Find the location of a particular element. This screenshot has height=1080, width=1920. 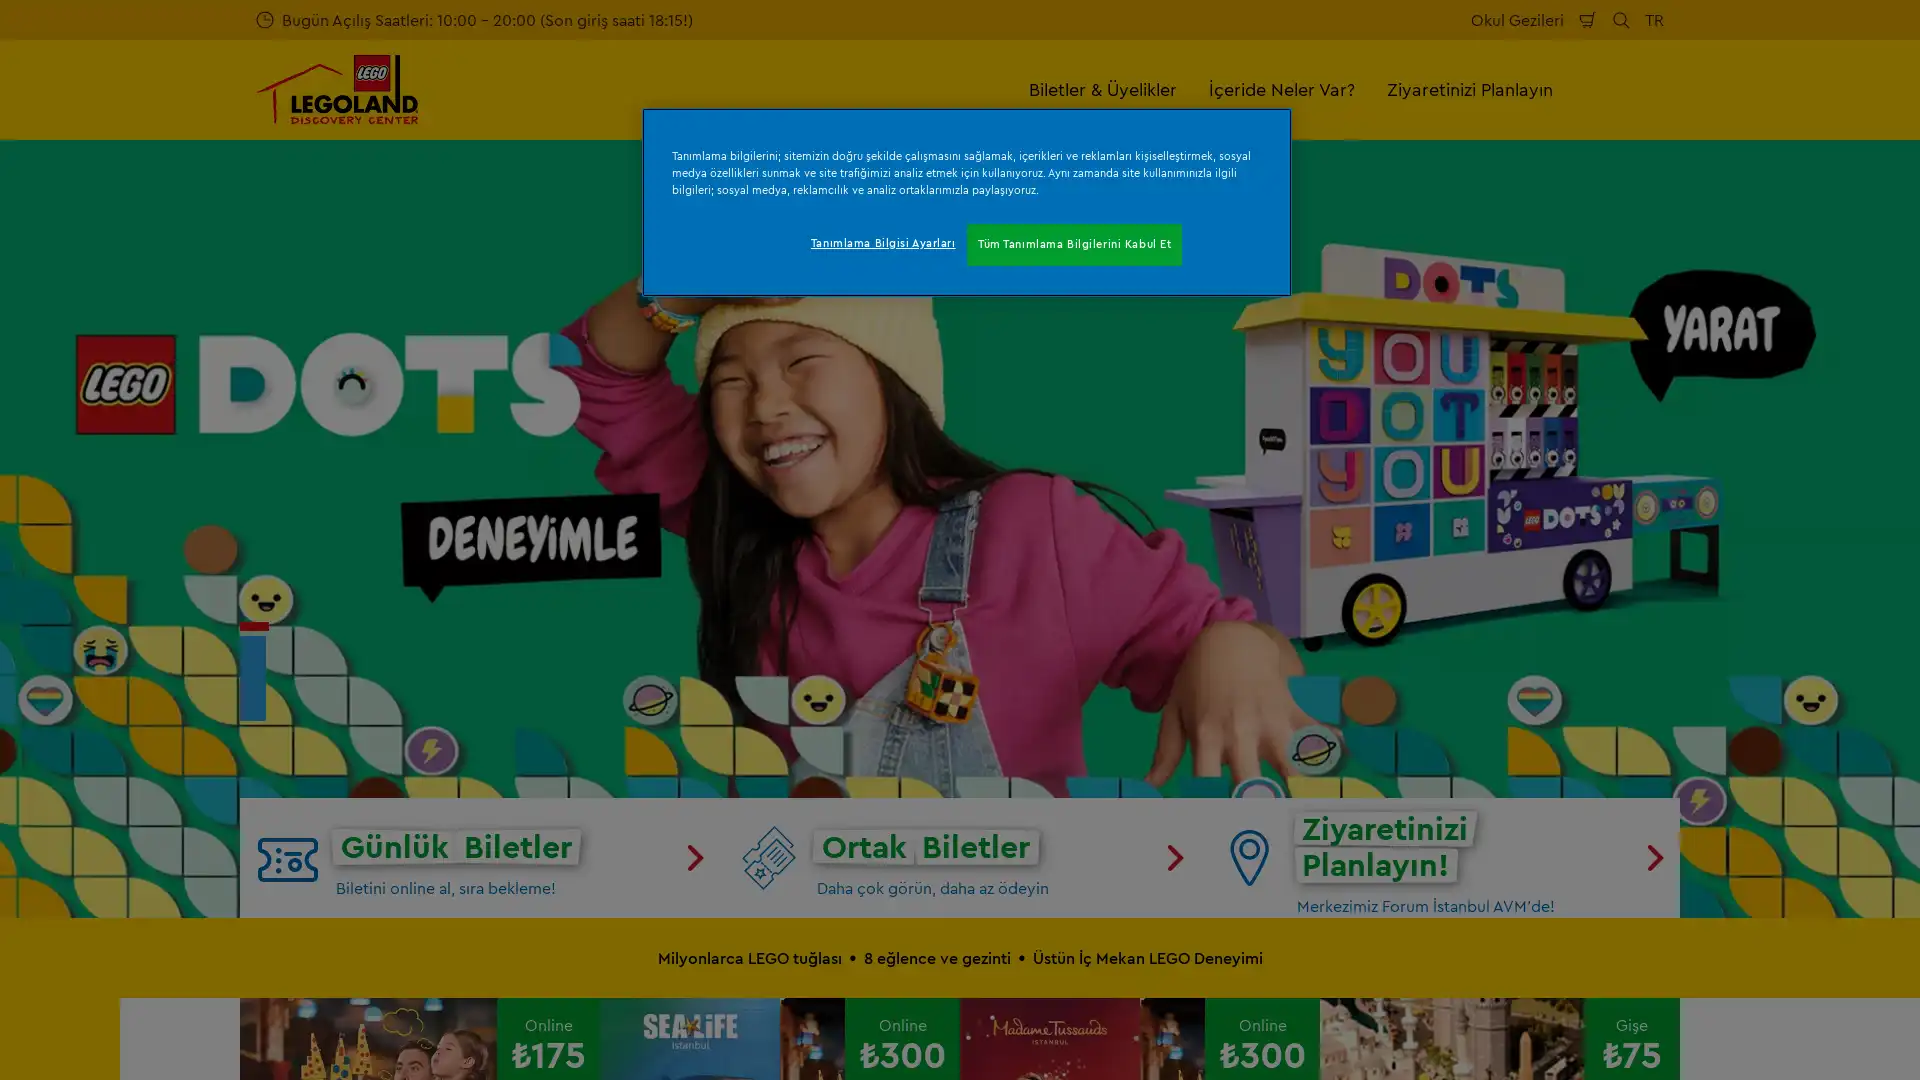

Tum Tanmlama Bilgilerini Kabul Et is located at coordinates (1073, 244).